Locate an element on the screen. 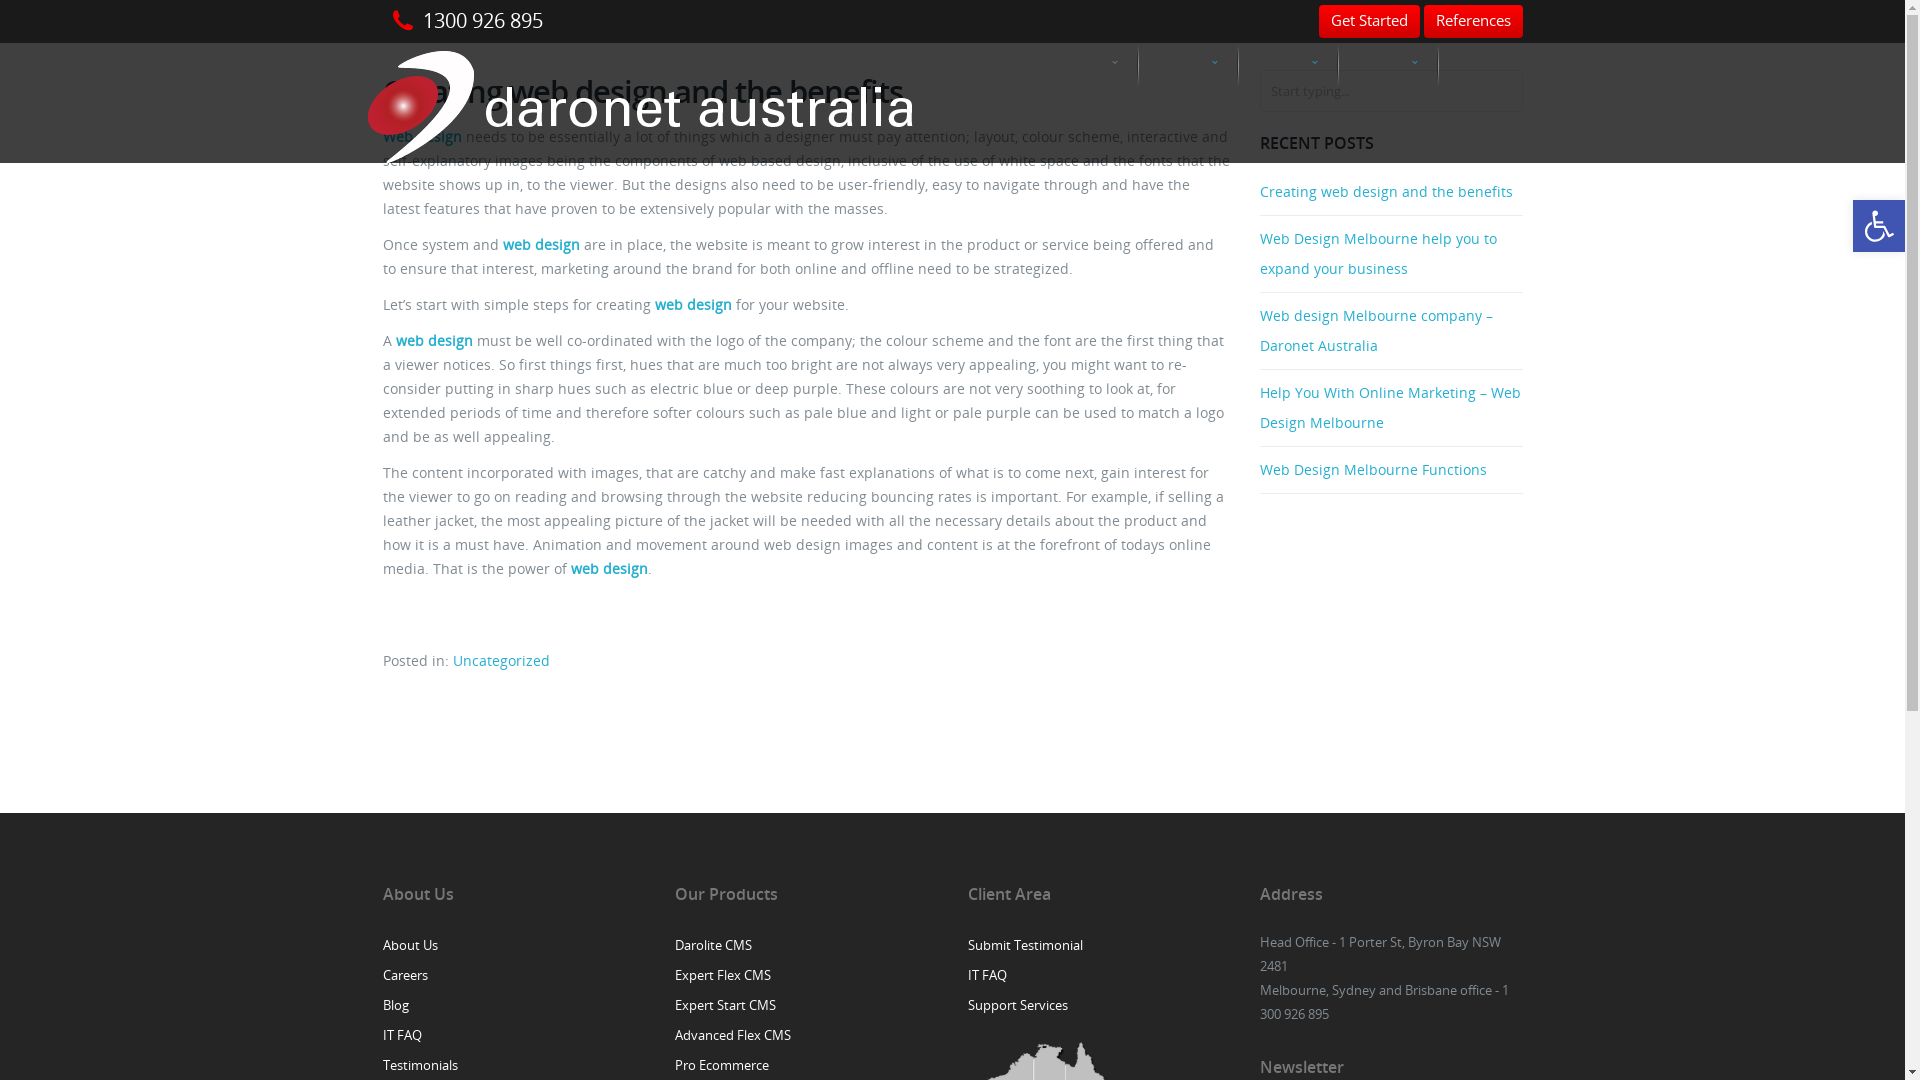 Image resolution: width=1920 pixels, height=1080 pixels. 'Web Design Melbourne help you to expand your business' is located at coordinates (1390, 253).